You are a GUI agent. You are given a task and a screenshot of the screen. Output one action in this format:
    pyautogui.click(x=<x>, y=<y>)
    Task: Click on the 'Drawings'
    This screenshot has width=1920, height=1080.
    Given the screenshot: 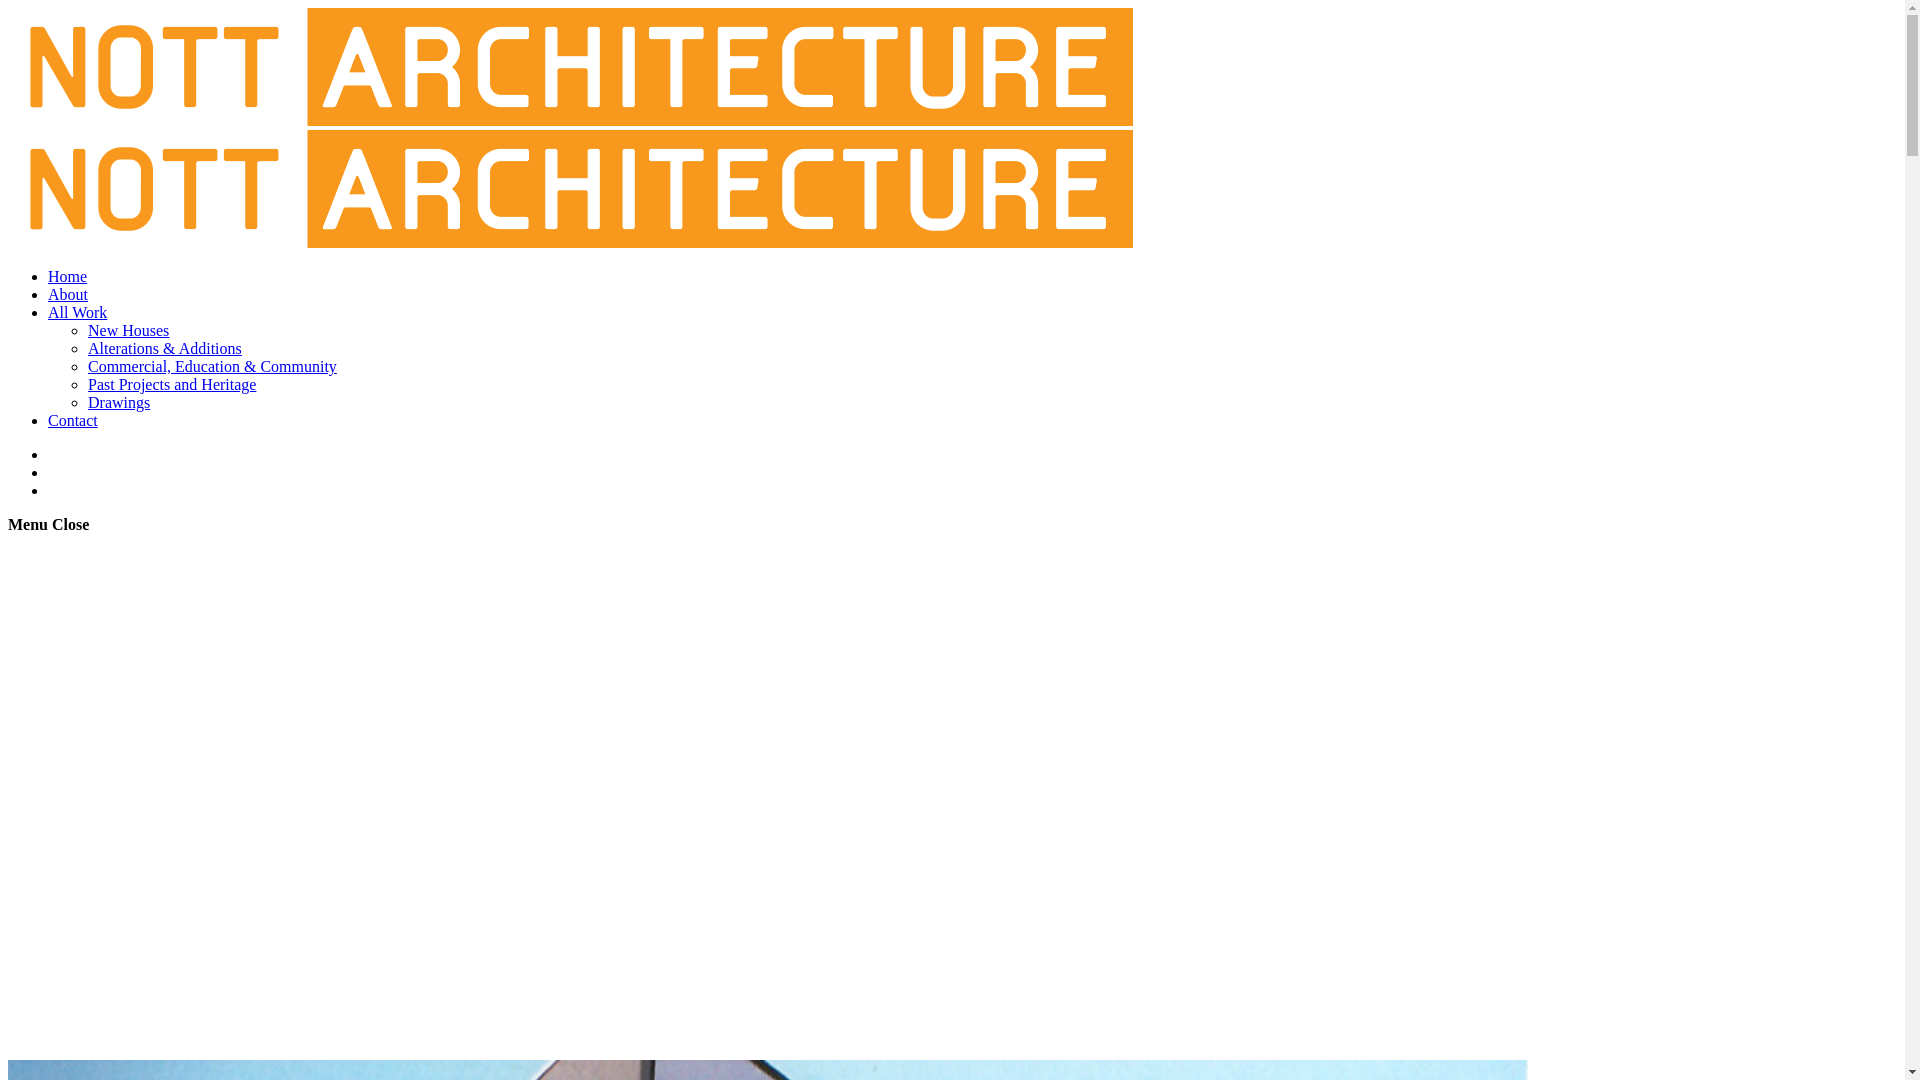 What is the action you would take?
    pyautogui.click(x=86, y=402)
    